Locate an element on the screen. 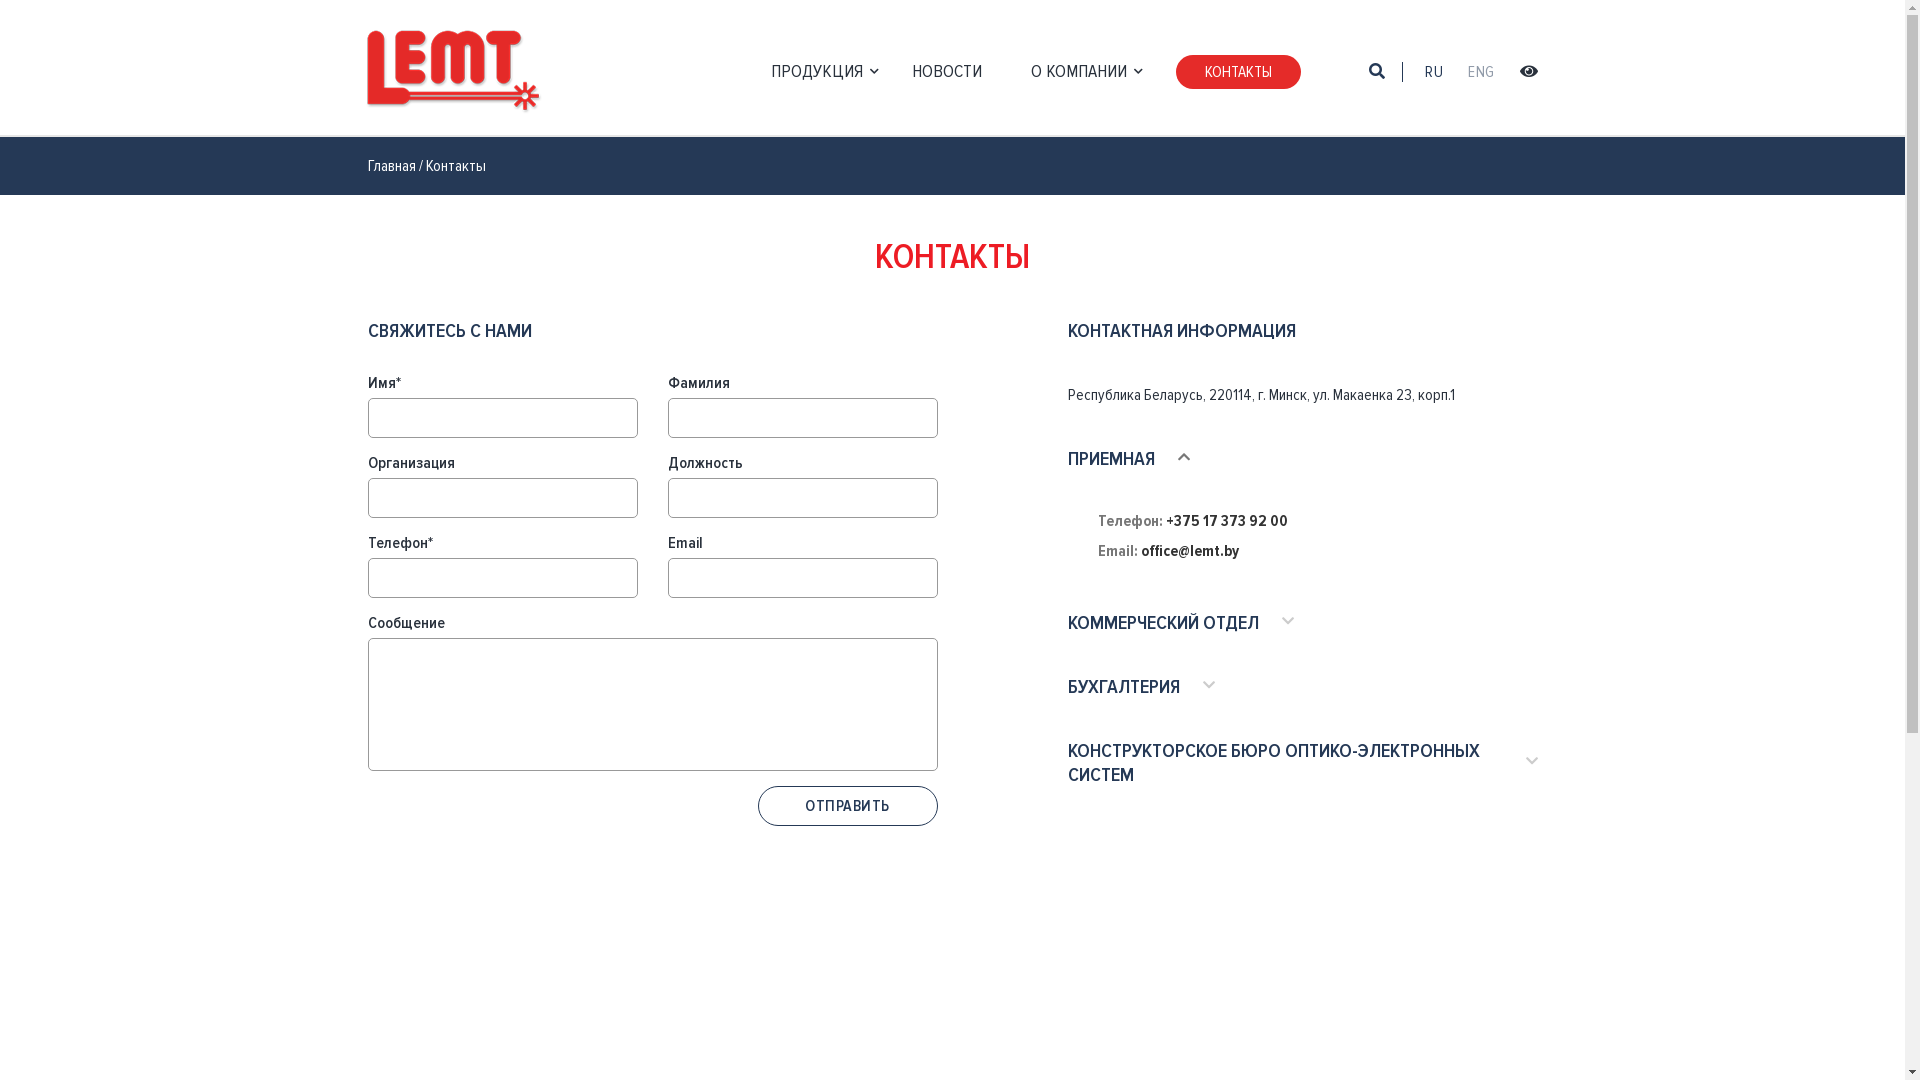  'office@lemt.by' is located at coordinates (1189, 551).